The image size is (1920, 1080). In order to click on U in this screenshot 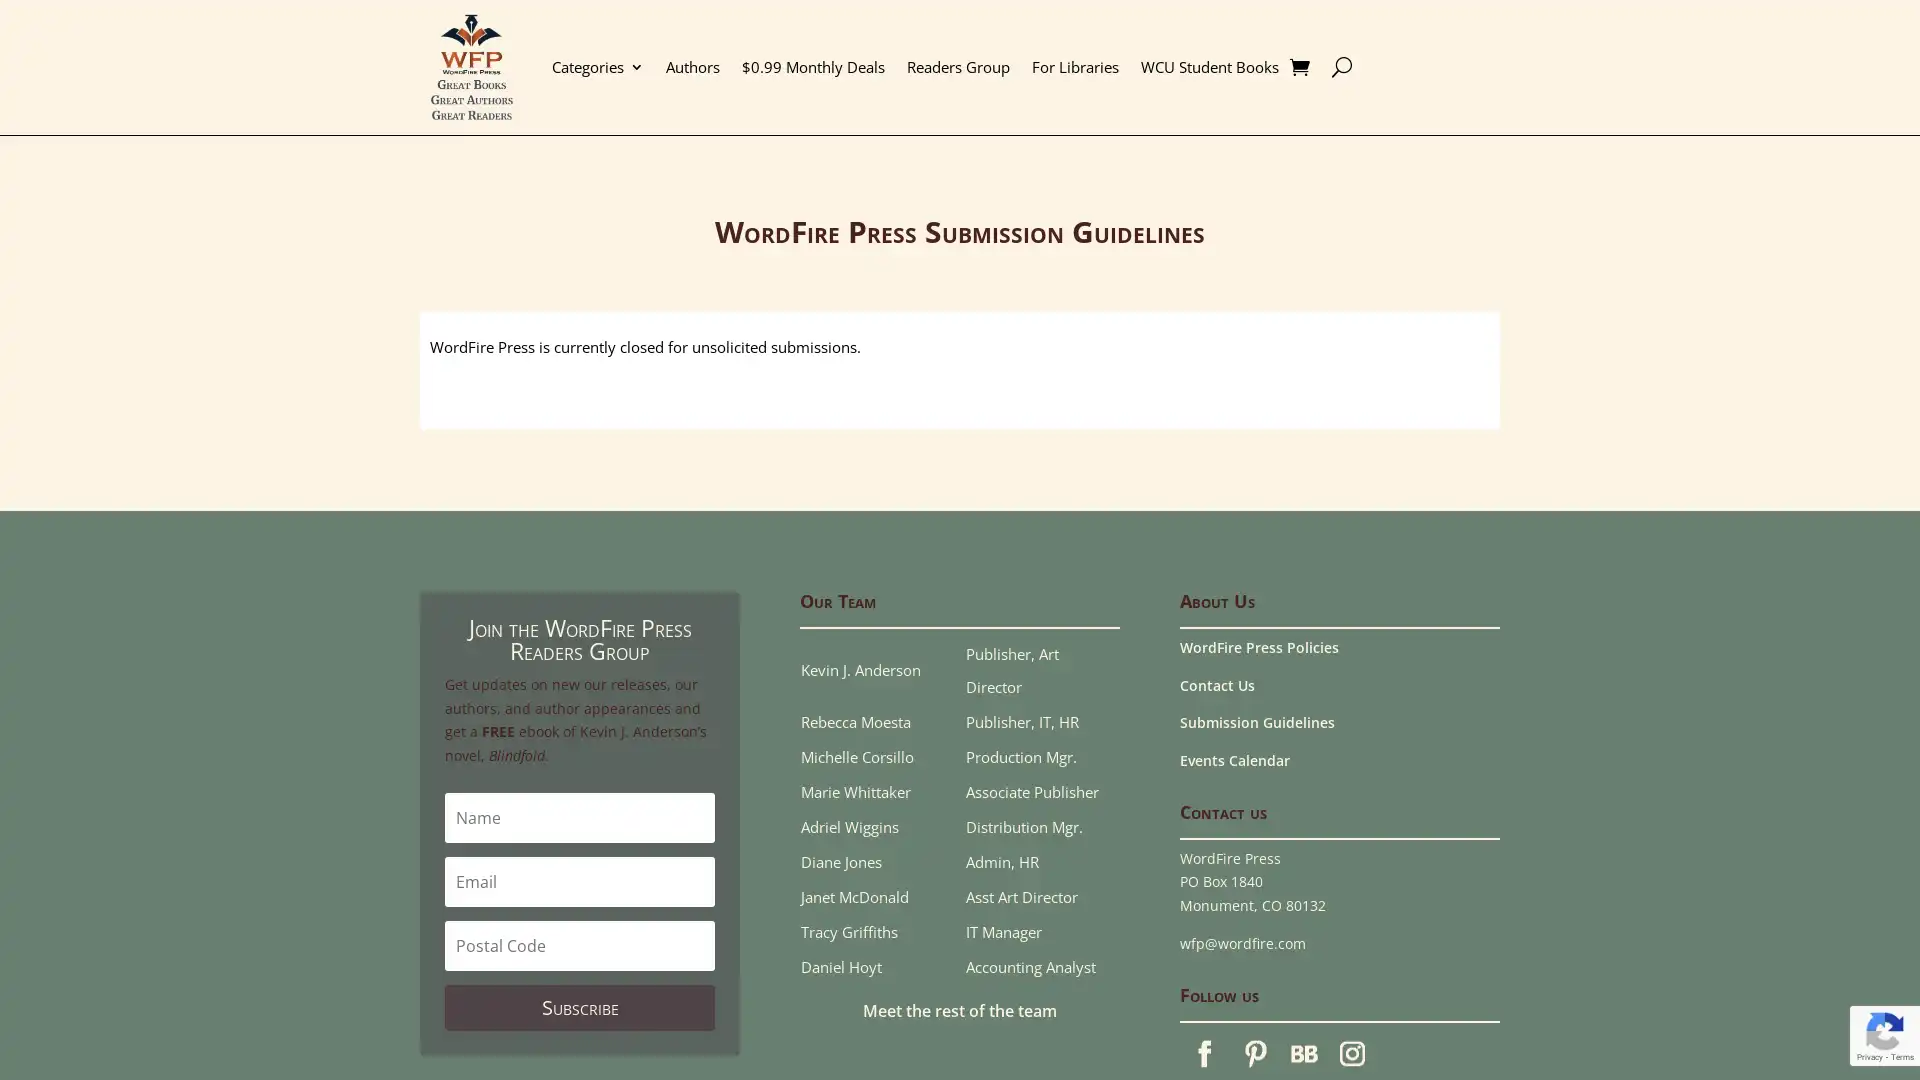, I will do `click(1340, 65)`.